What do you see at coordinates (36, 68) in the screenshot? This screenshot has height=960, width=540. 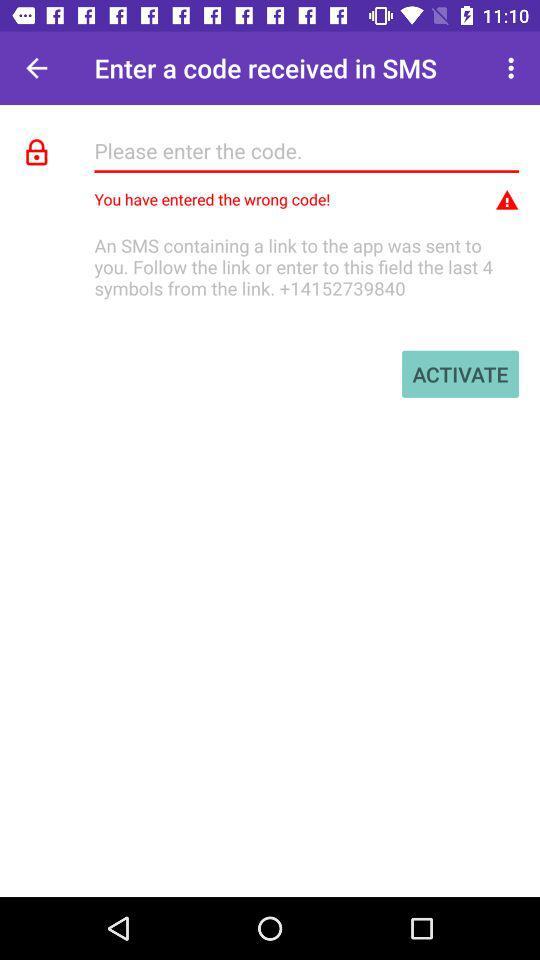 I see `icon to the left of the enter a code icon` at bounding box center [36, 68].